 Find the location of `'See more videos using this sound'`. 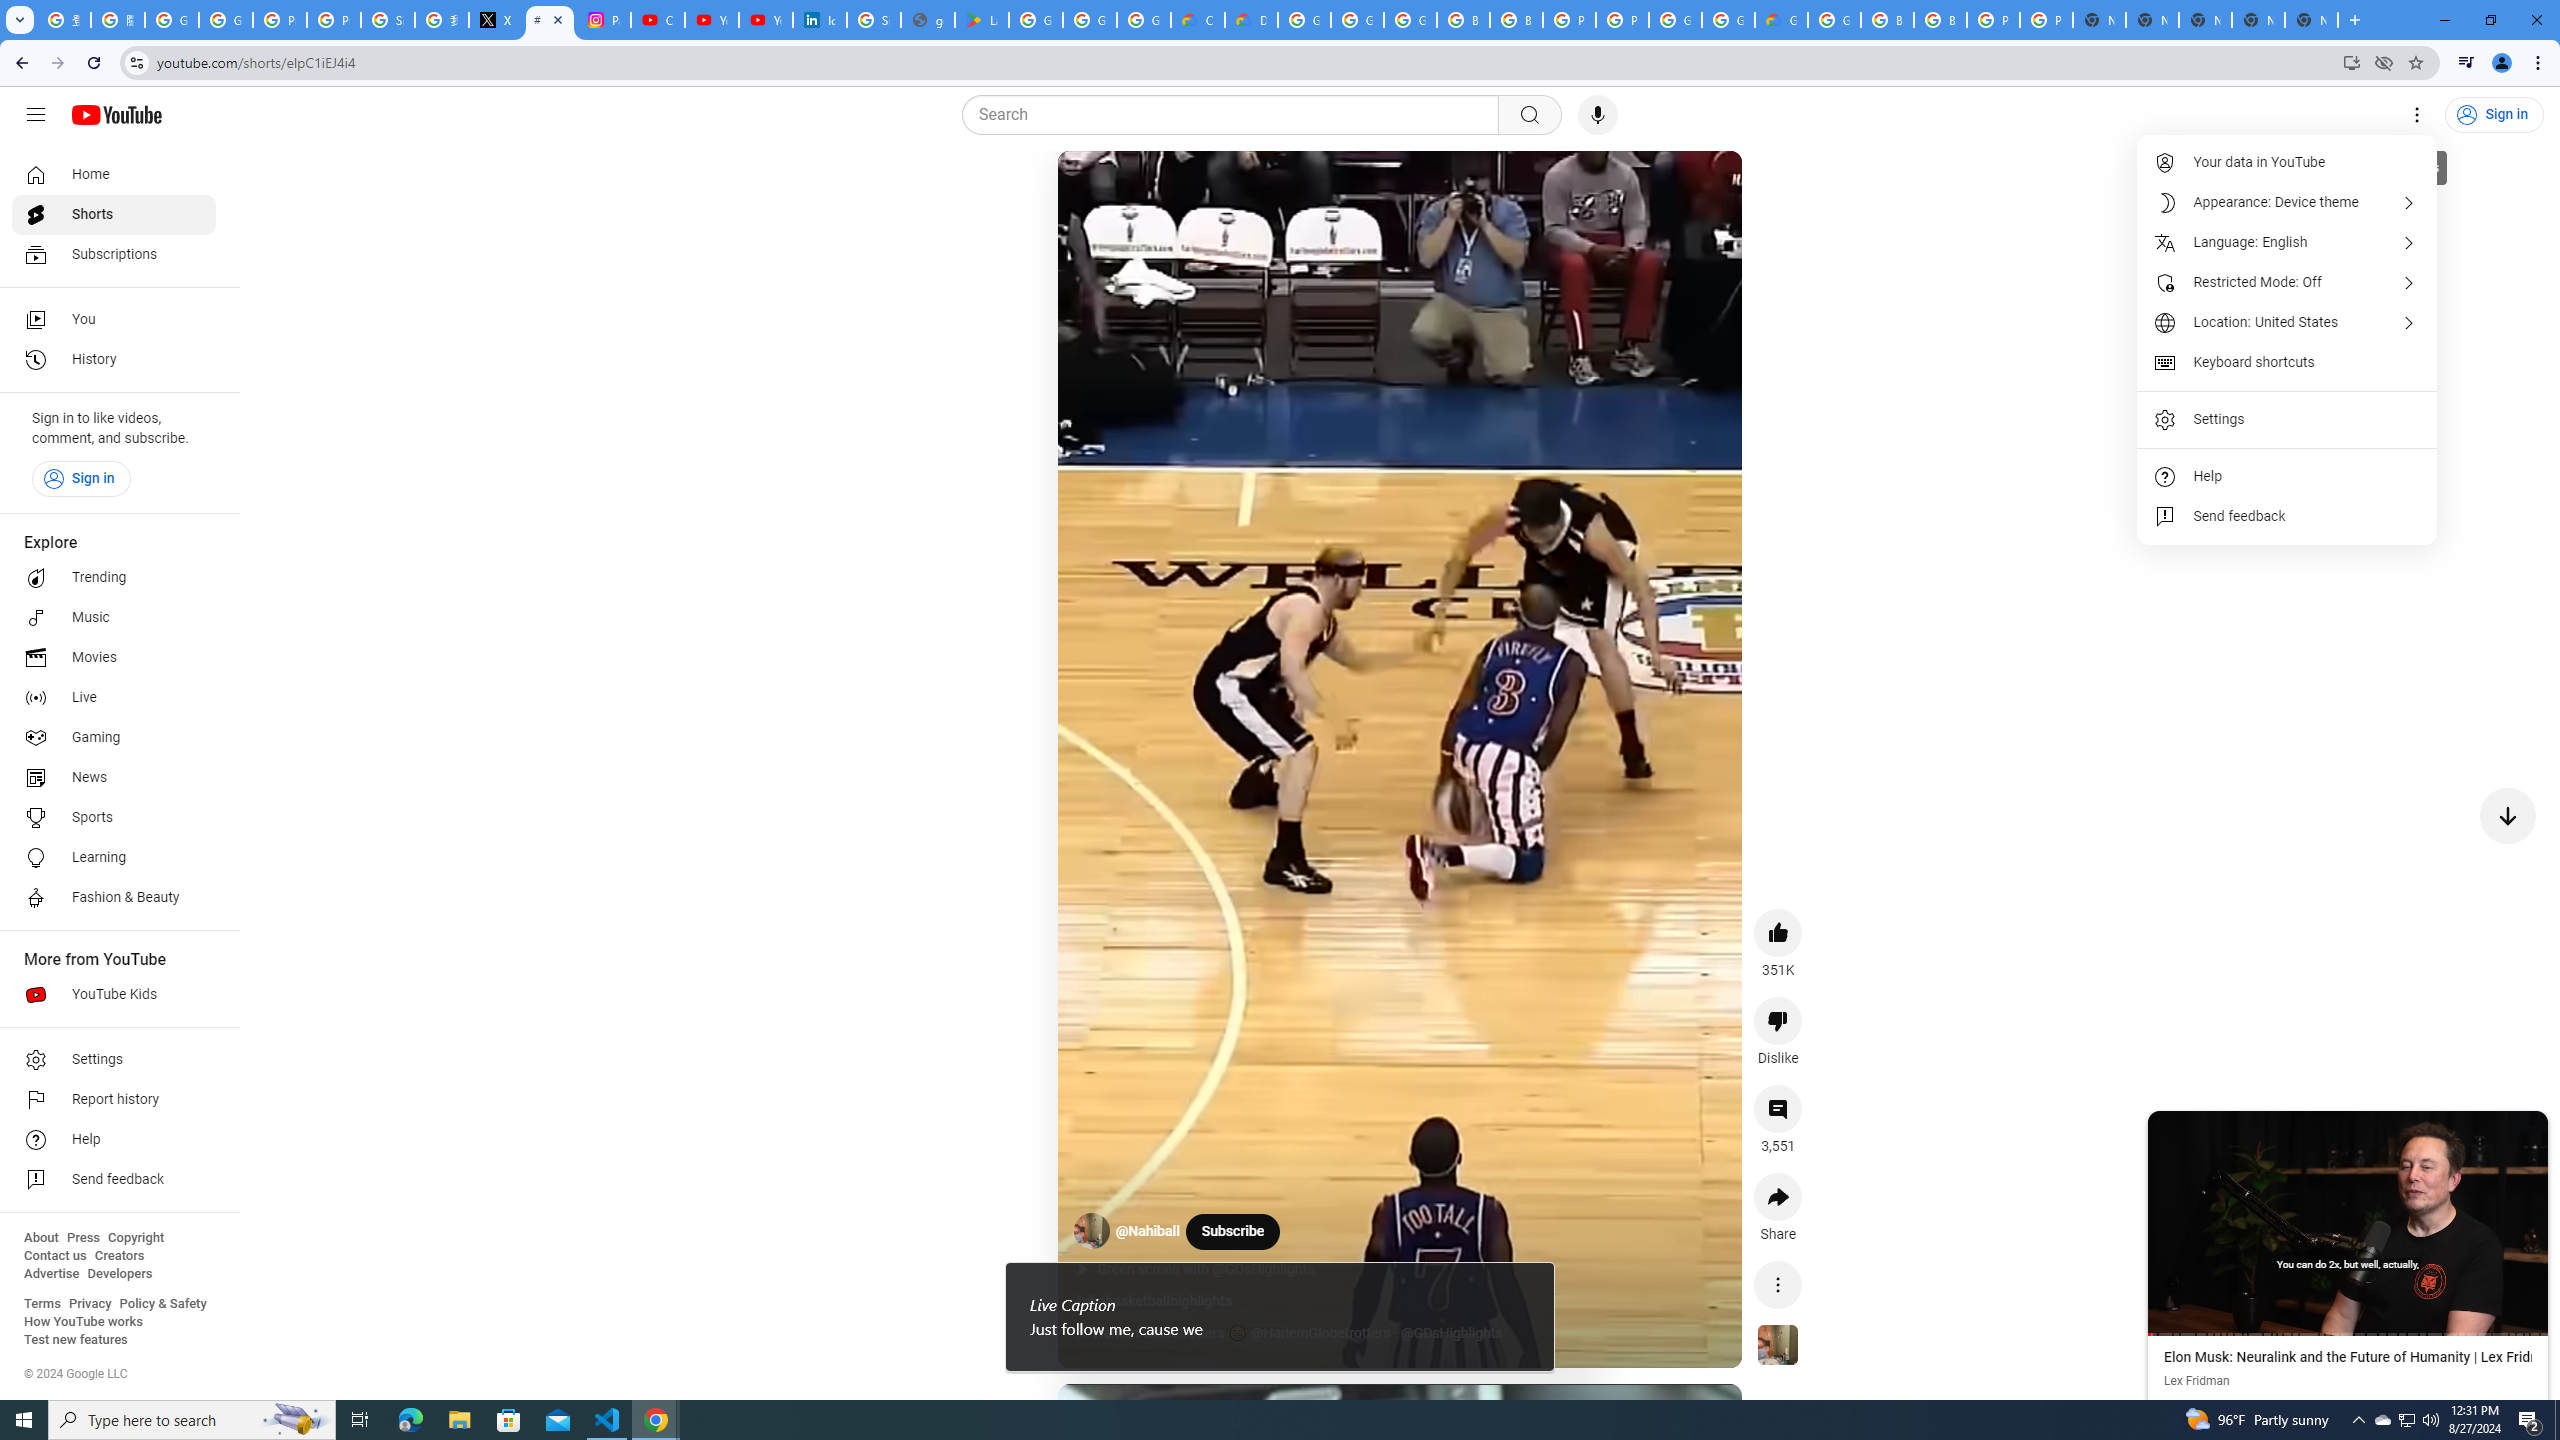

'See more videos using this sound' is located at coordinates (1778, 1345).